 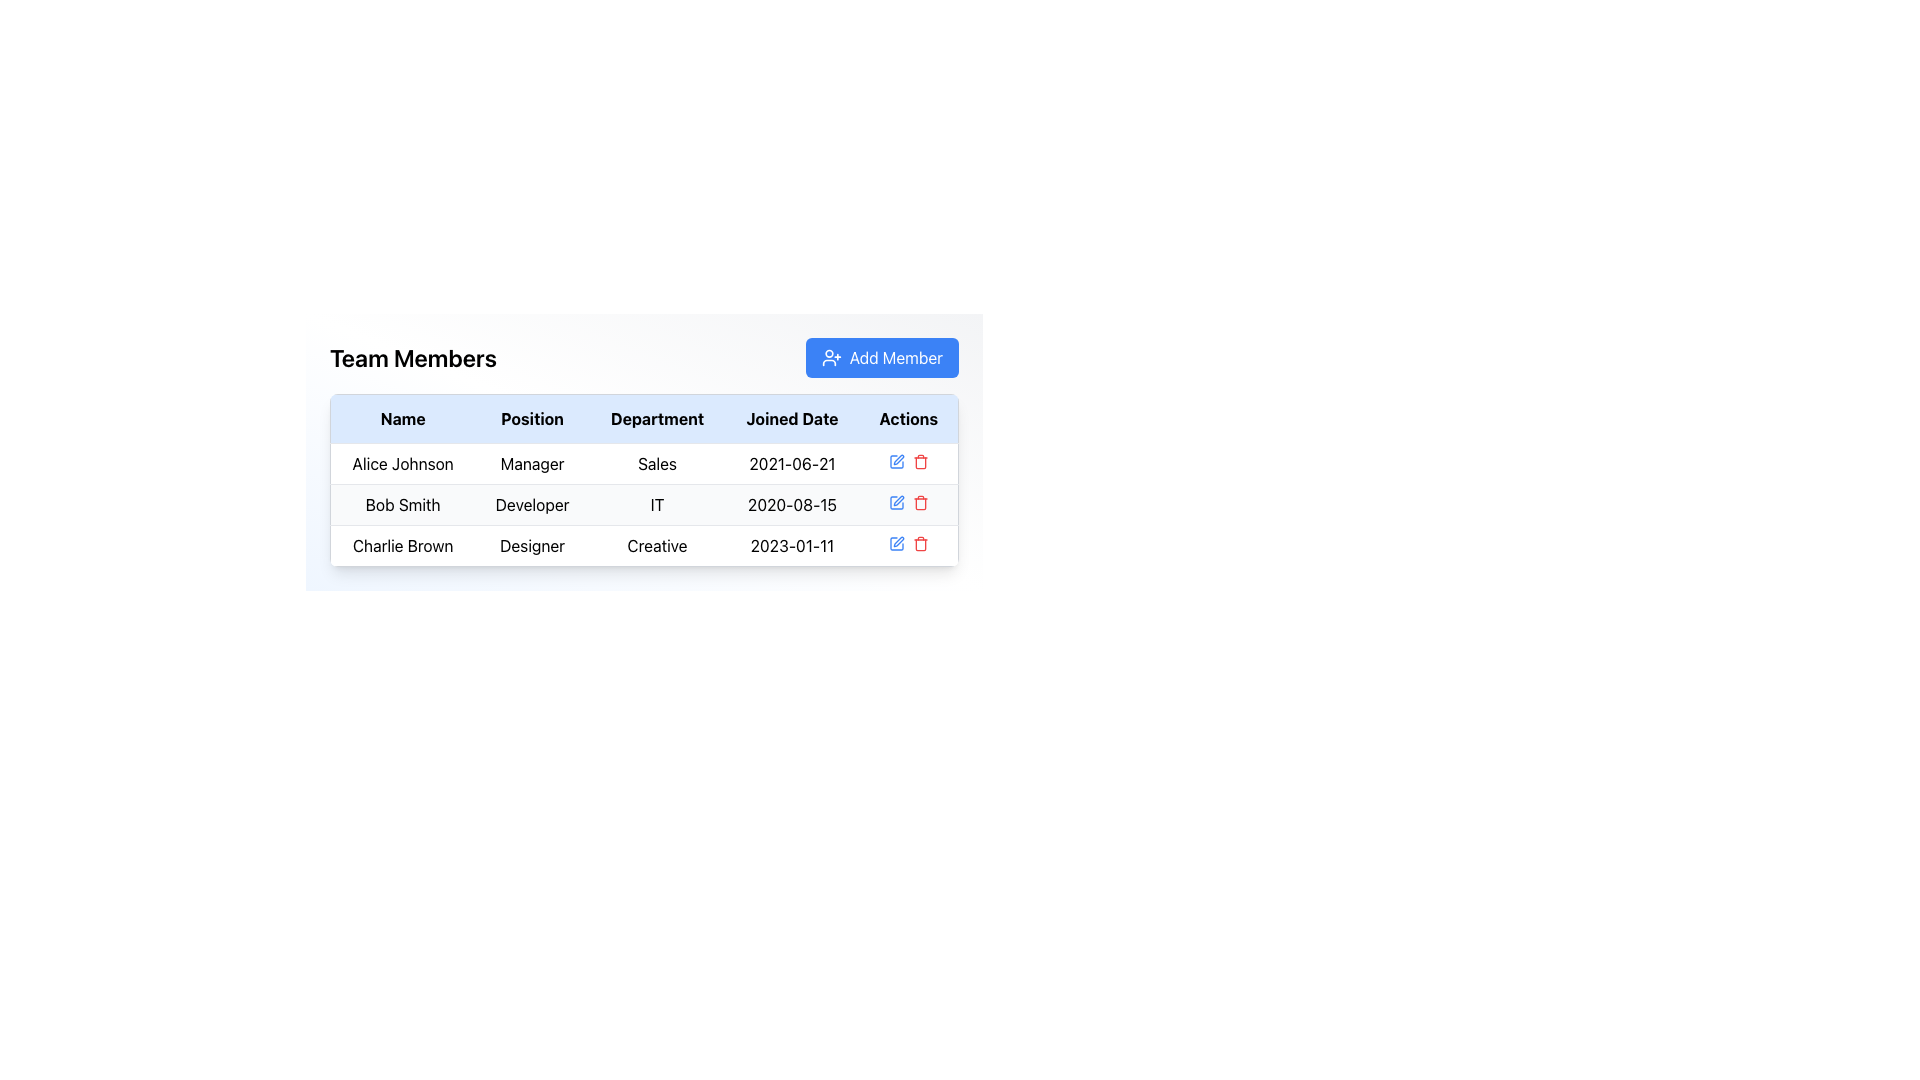 What do you see at coordinates (657, 546) in the screenshot?
I see `the static text label indicating the department name 'Creative' for the individual 'Charlie Brown' in the table` at bounding box center [657, 546].